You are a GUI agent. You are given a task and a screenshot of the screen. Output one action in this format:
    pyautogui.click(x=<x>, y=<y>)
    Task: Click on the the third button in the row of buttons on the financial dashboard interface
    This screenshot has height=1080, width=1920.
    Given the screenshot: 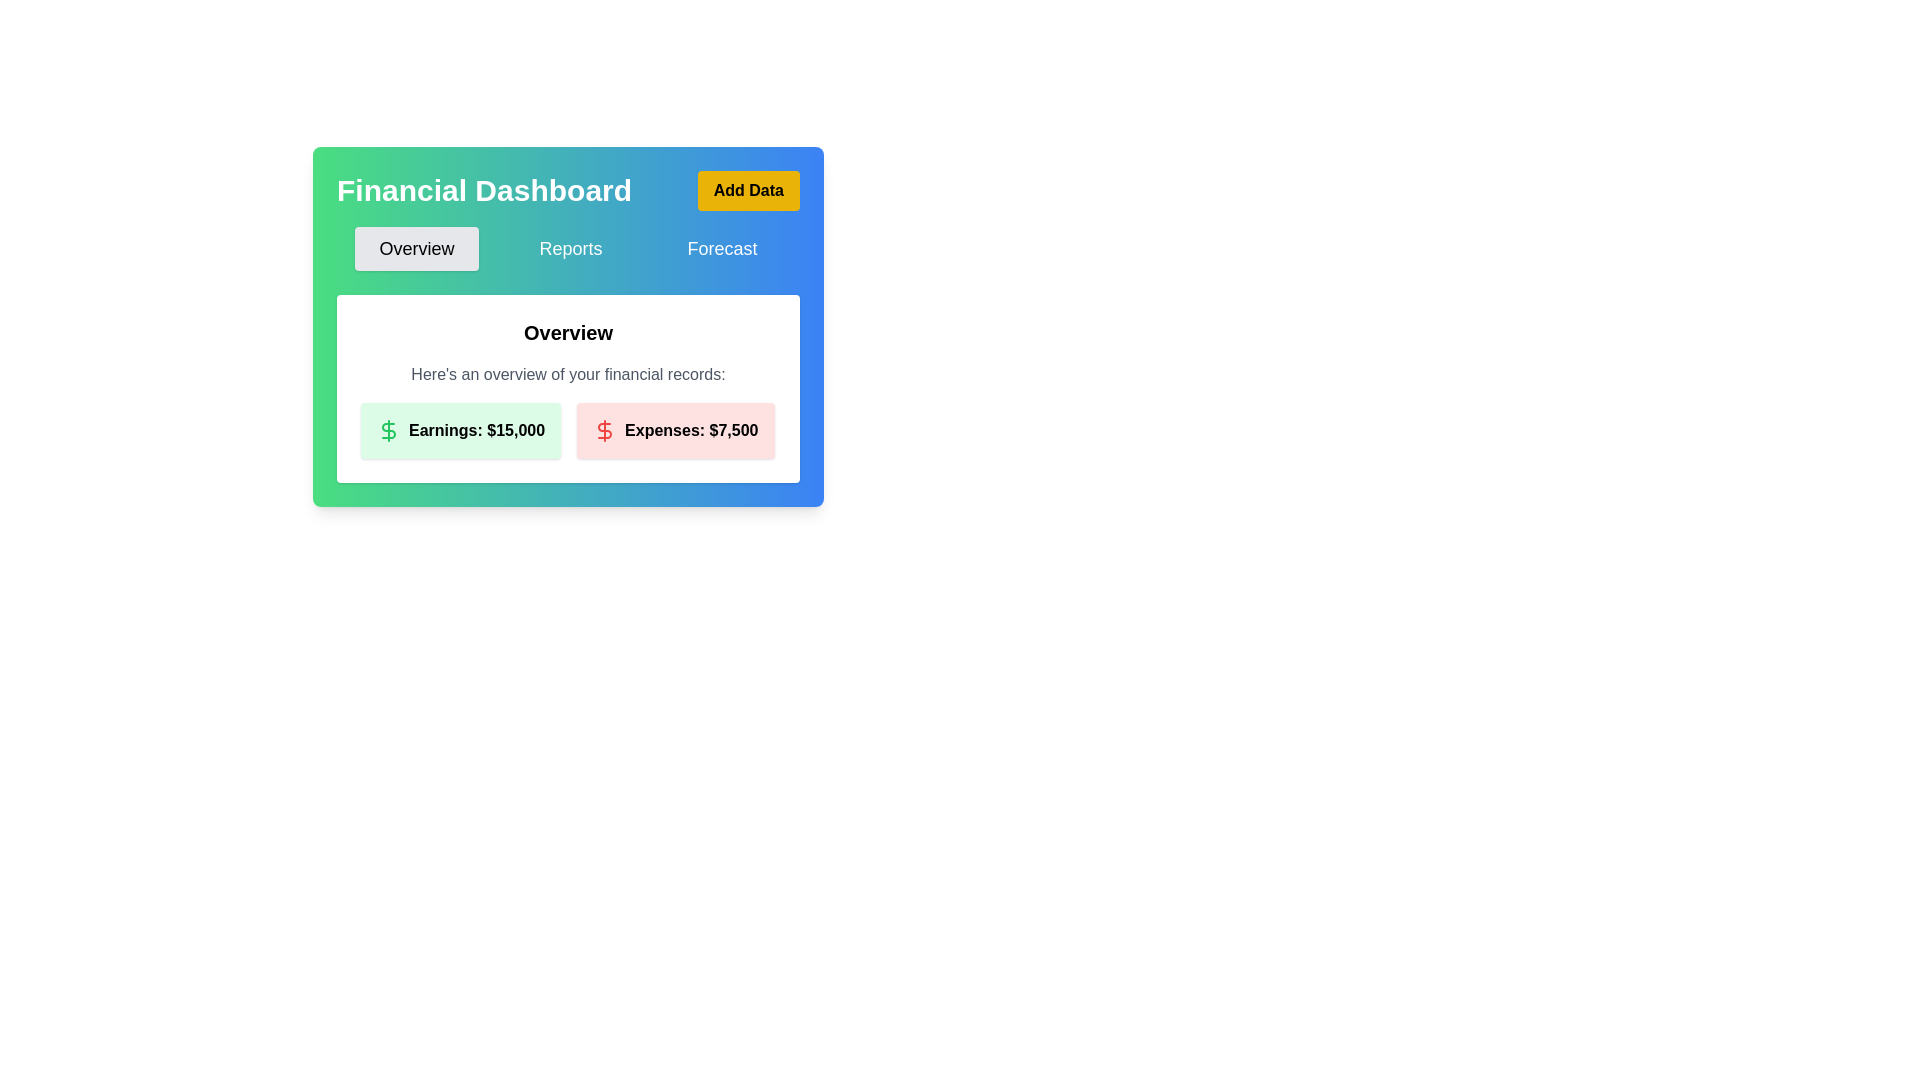 What is the action you would take?
    pyautogui.click(x=721, y=248)
    